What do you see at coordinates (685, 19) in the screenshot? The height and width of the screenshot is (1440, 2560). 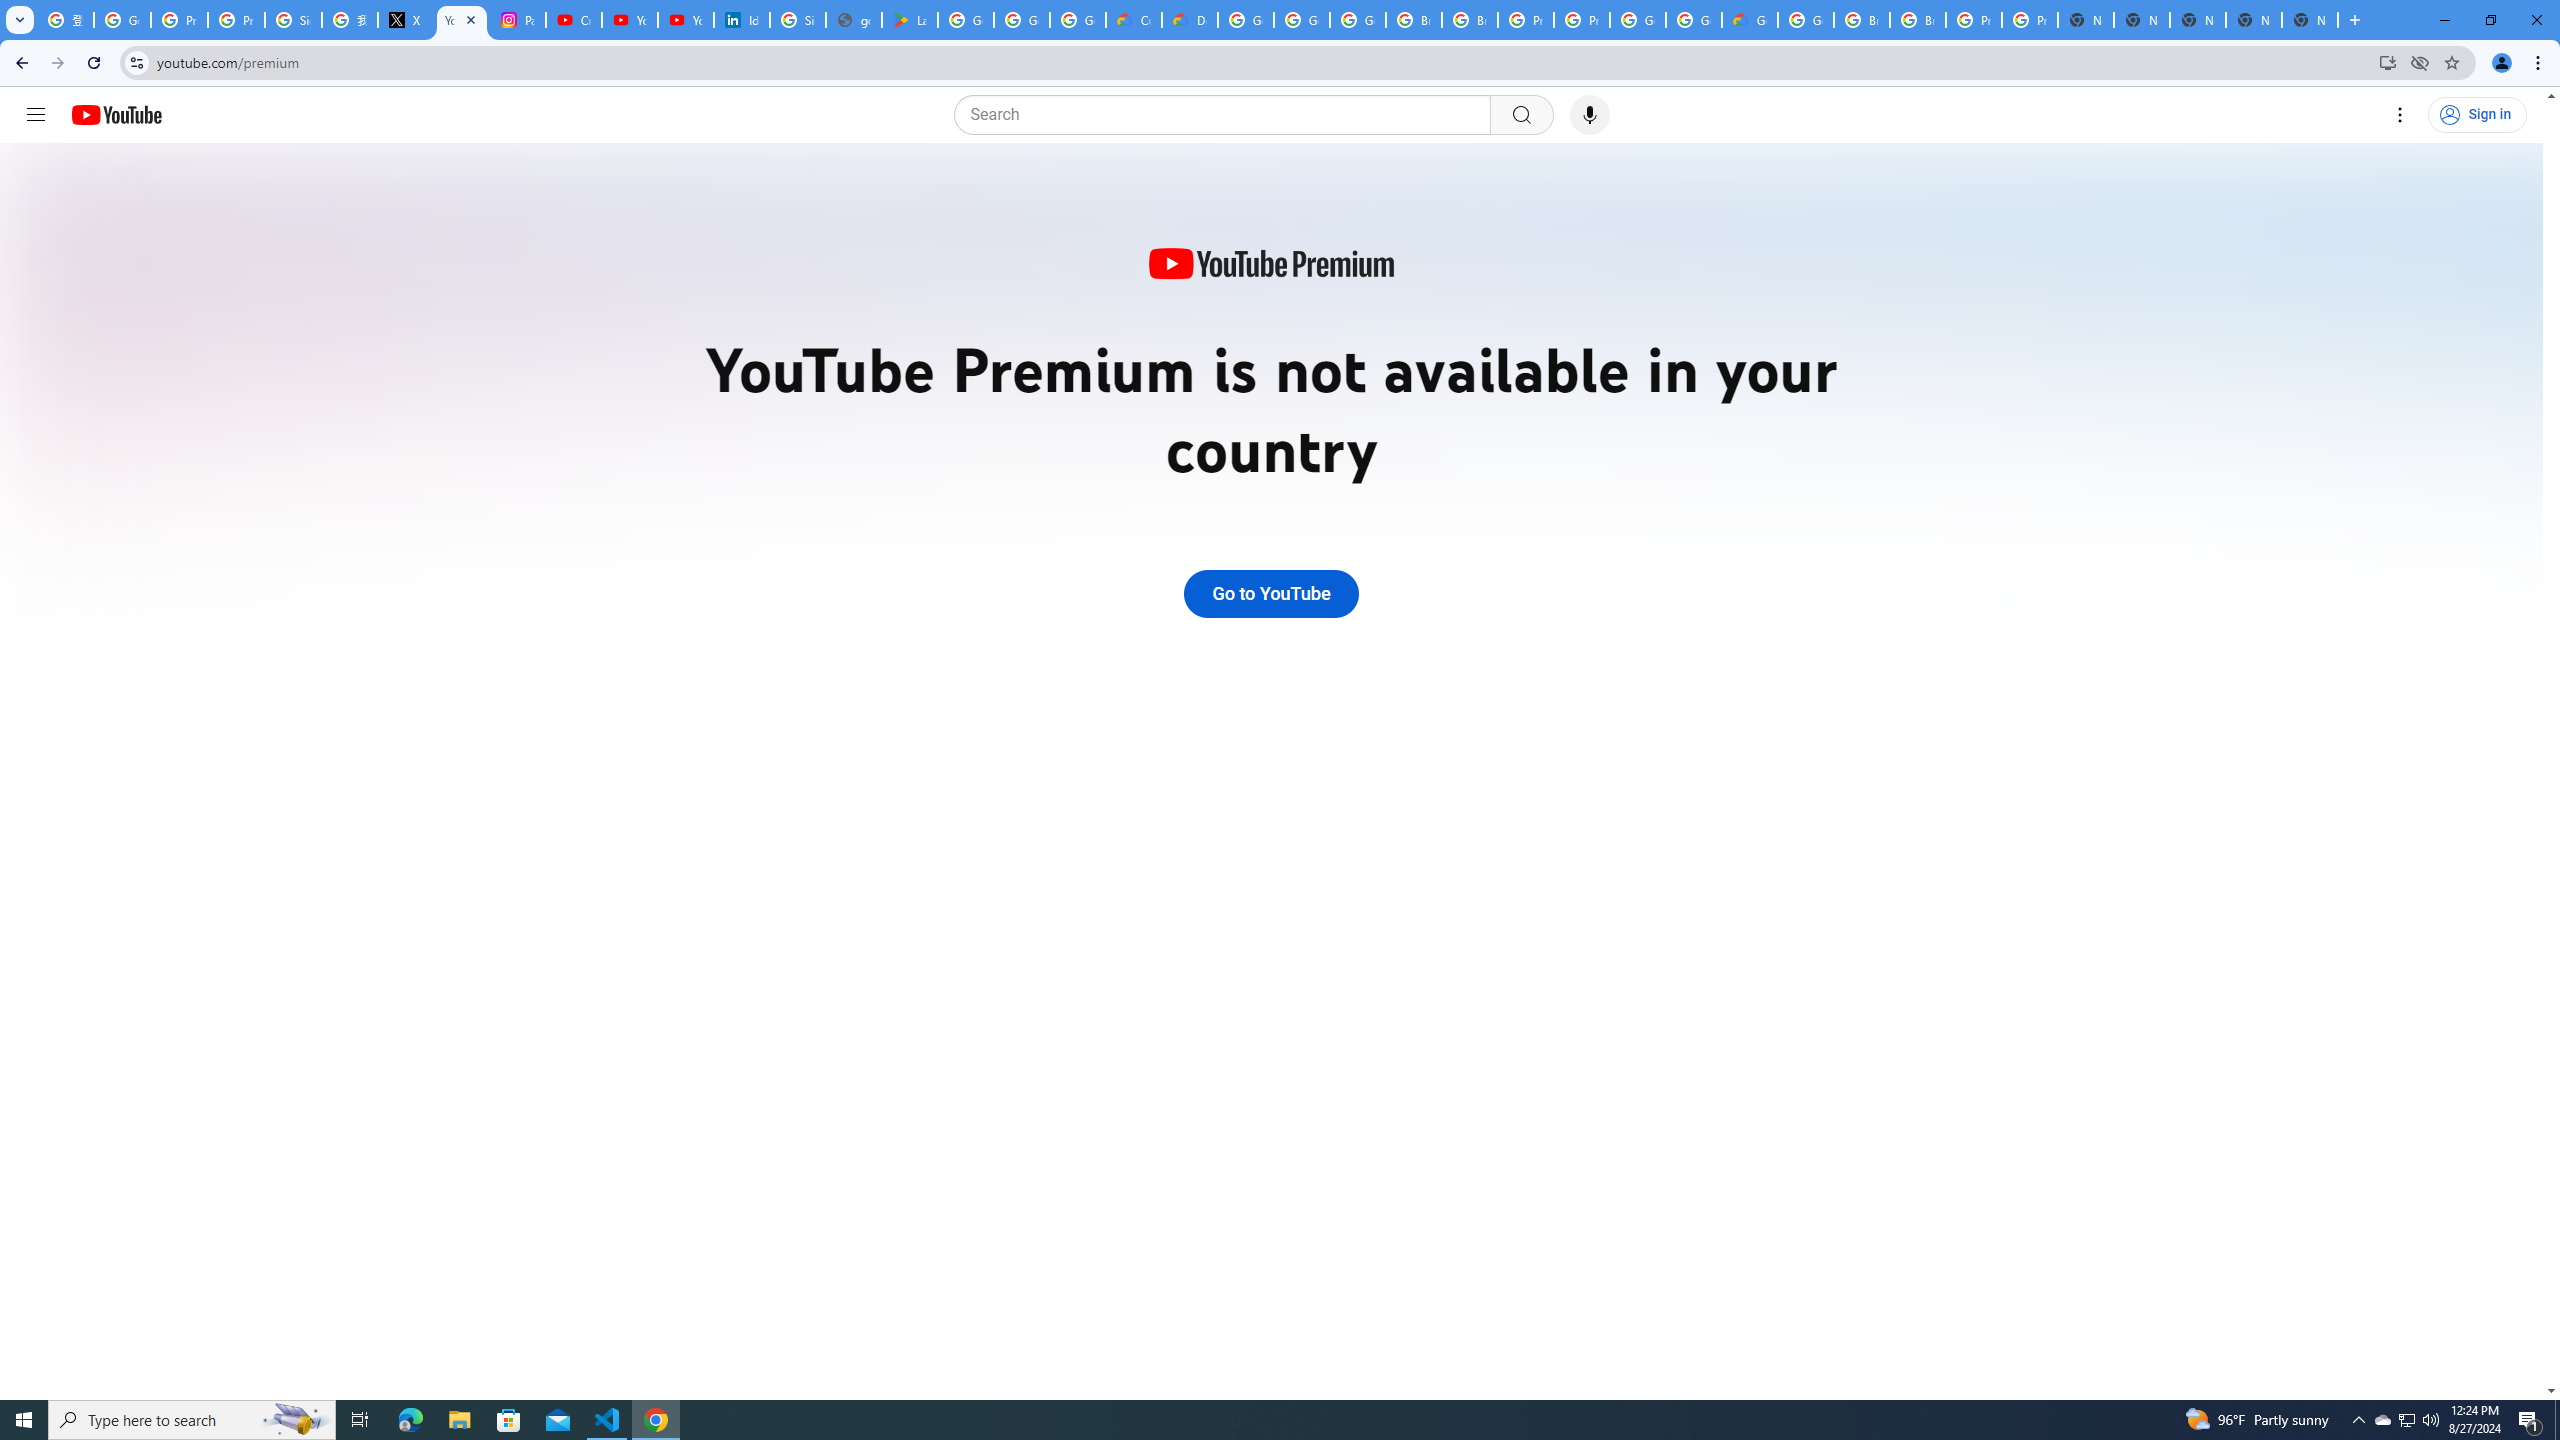 I see `'YouTube Culture & Trends - YouTube Top 10, 2021'` at bounding box center [685, 19].